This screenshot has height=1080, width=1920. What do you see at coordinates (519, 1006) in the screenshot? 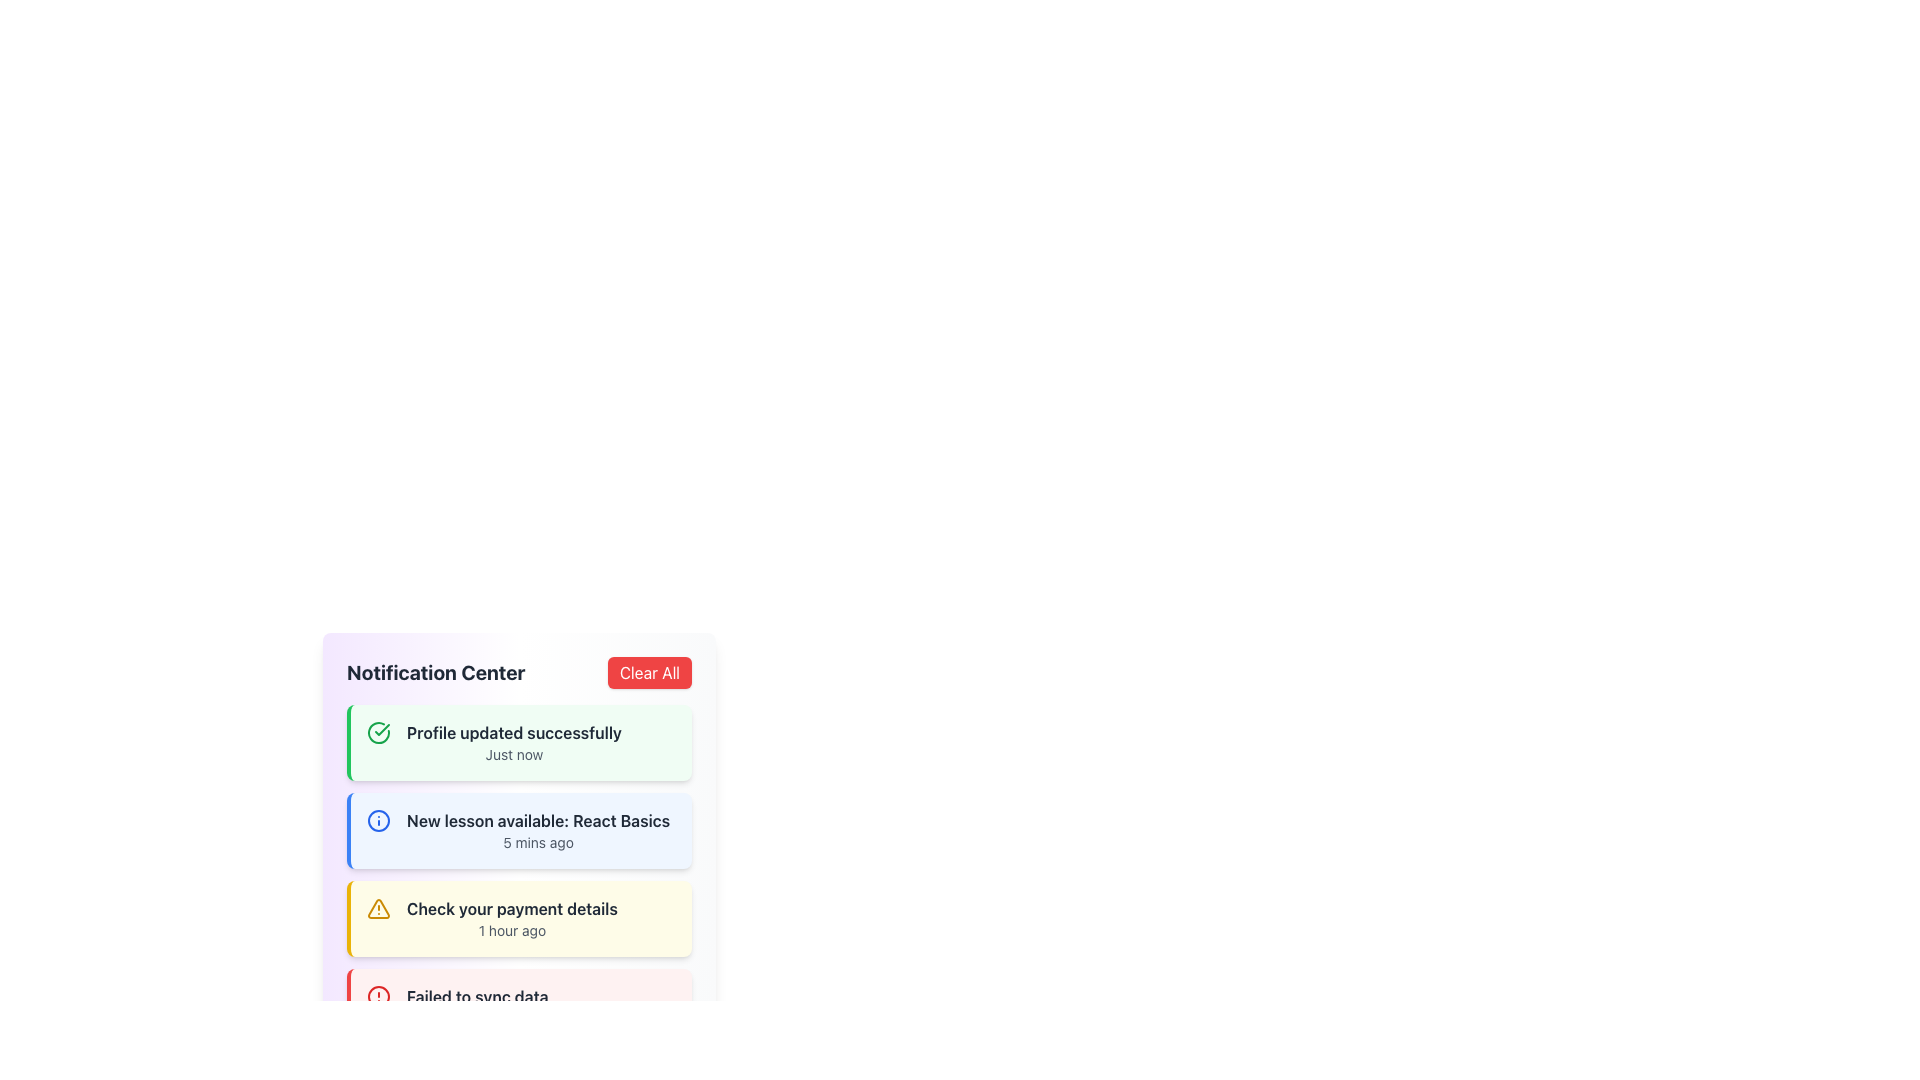
I see `message on the fourth Notification card that appears at the bottom of the stack, following 'Check your payment details.'` at bounding box center [519, 1006].